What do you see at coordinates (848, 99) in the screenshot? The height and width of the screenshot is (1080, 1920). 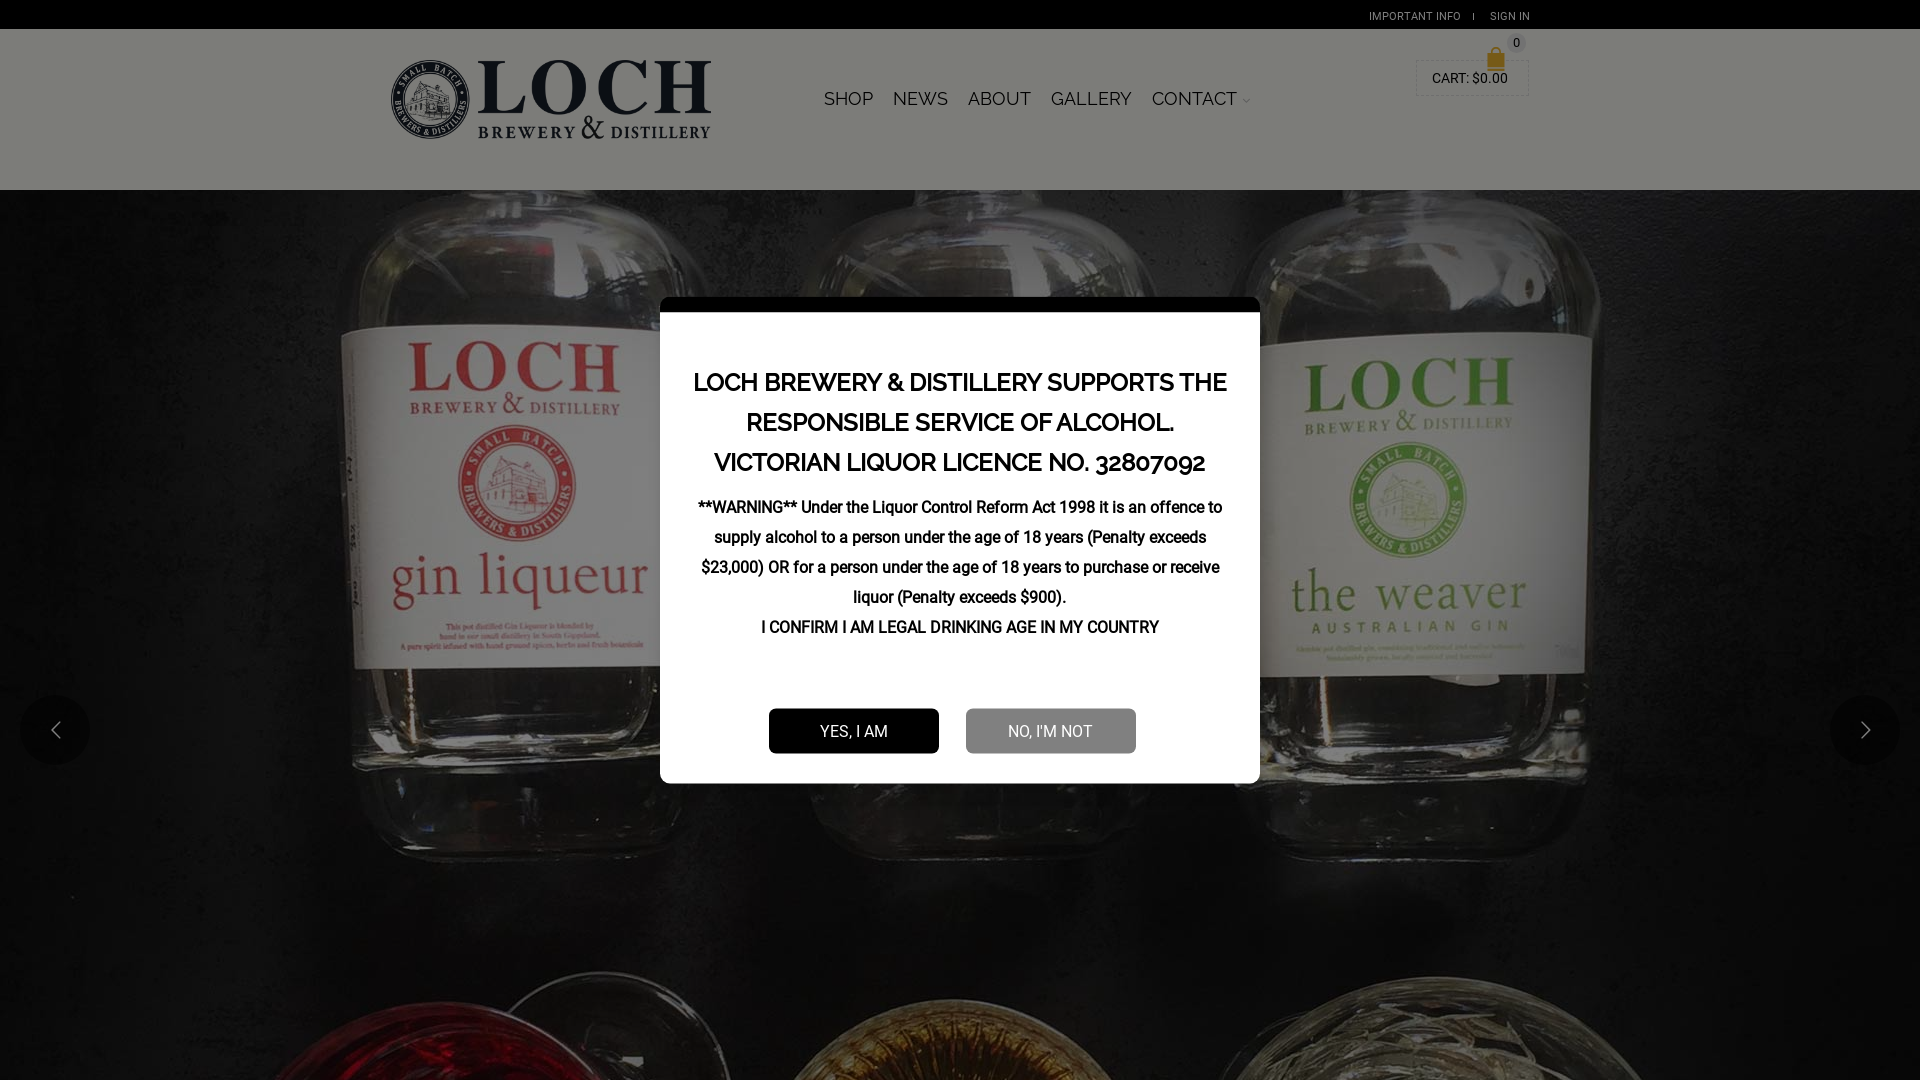 I see `'SHOP'` at bounding box center [848, 99].